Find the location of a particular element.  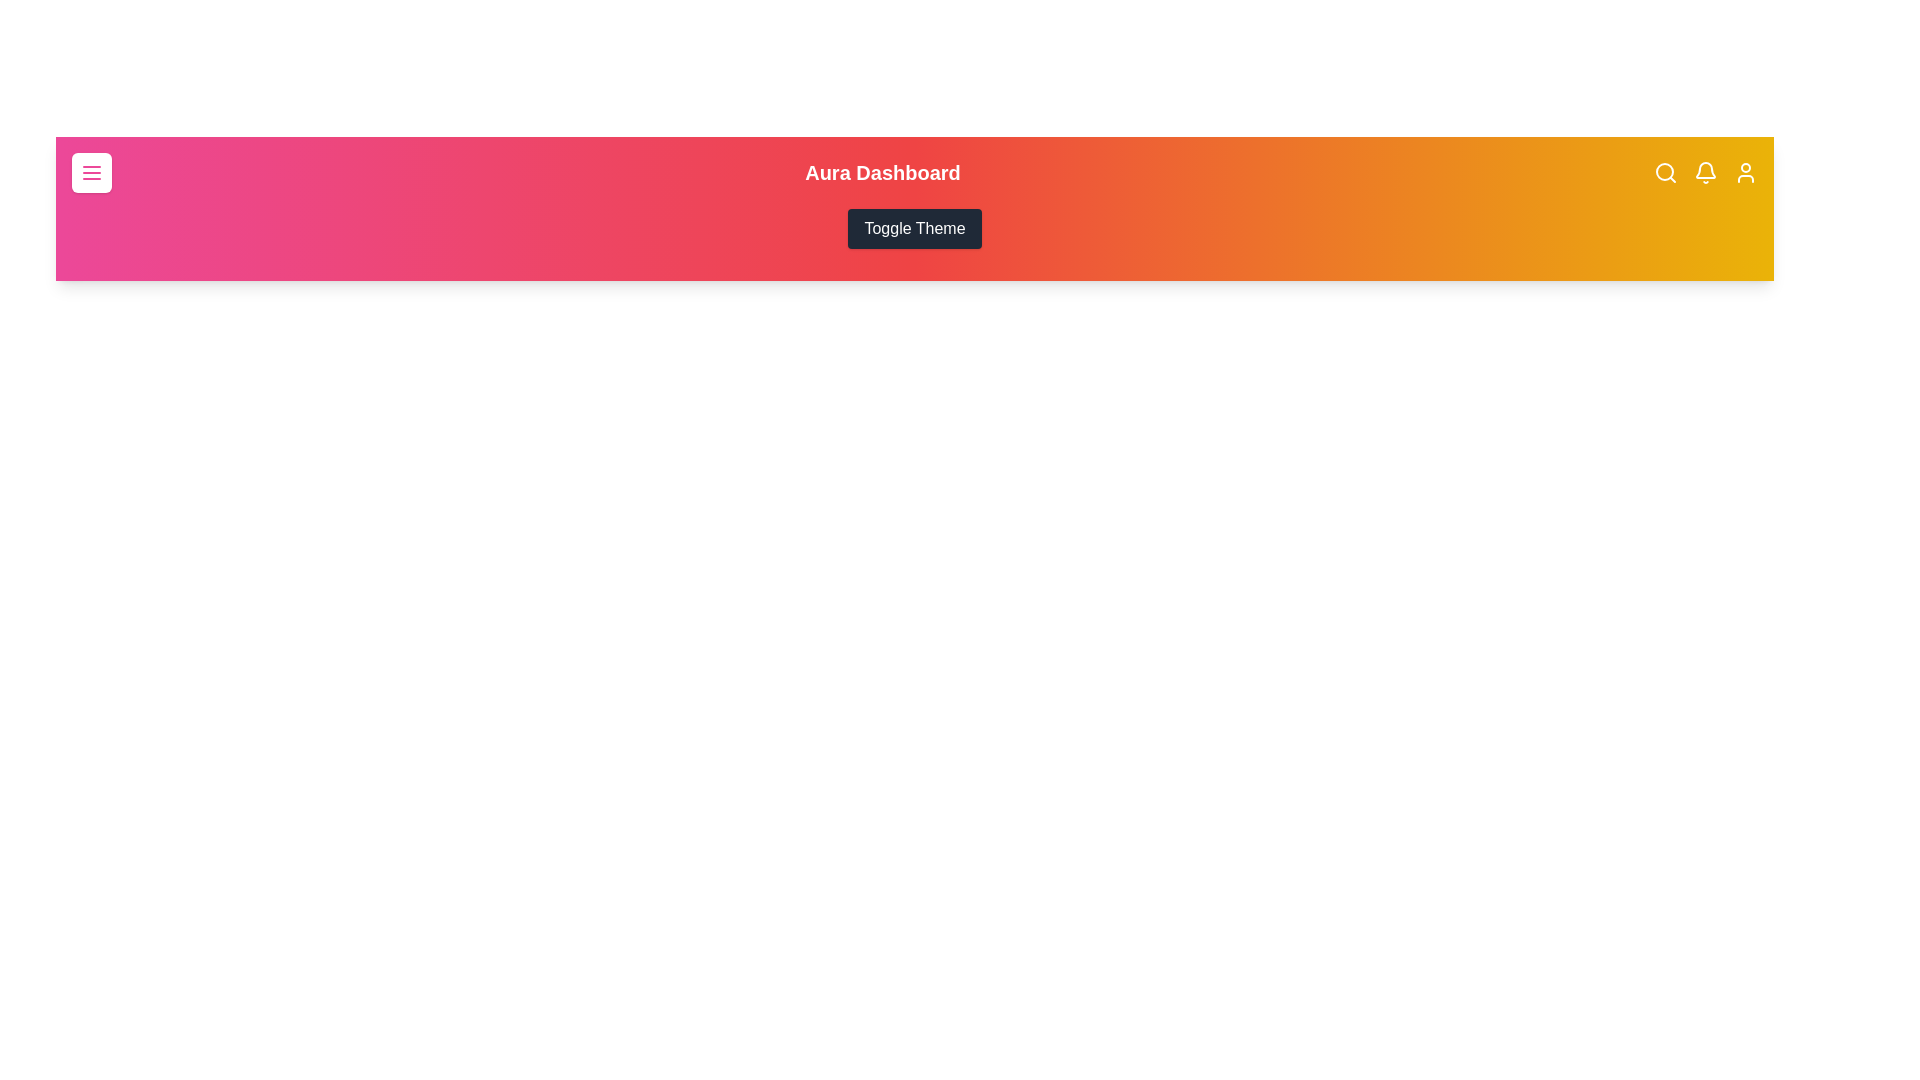

the header text 'Aura Dashboard' to simulate interaction is located at coordinates (882, 172).